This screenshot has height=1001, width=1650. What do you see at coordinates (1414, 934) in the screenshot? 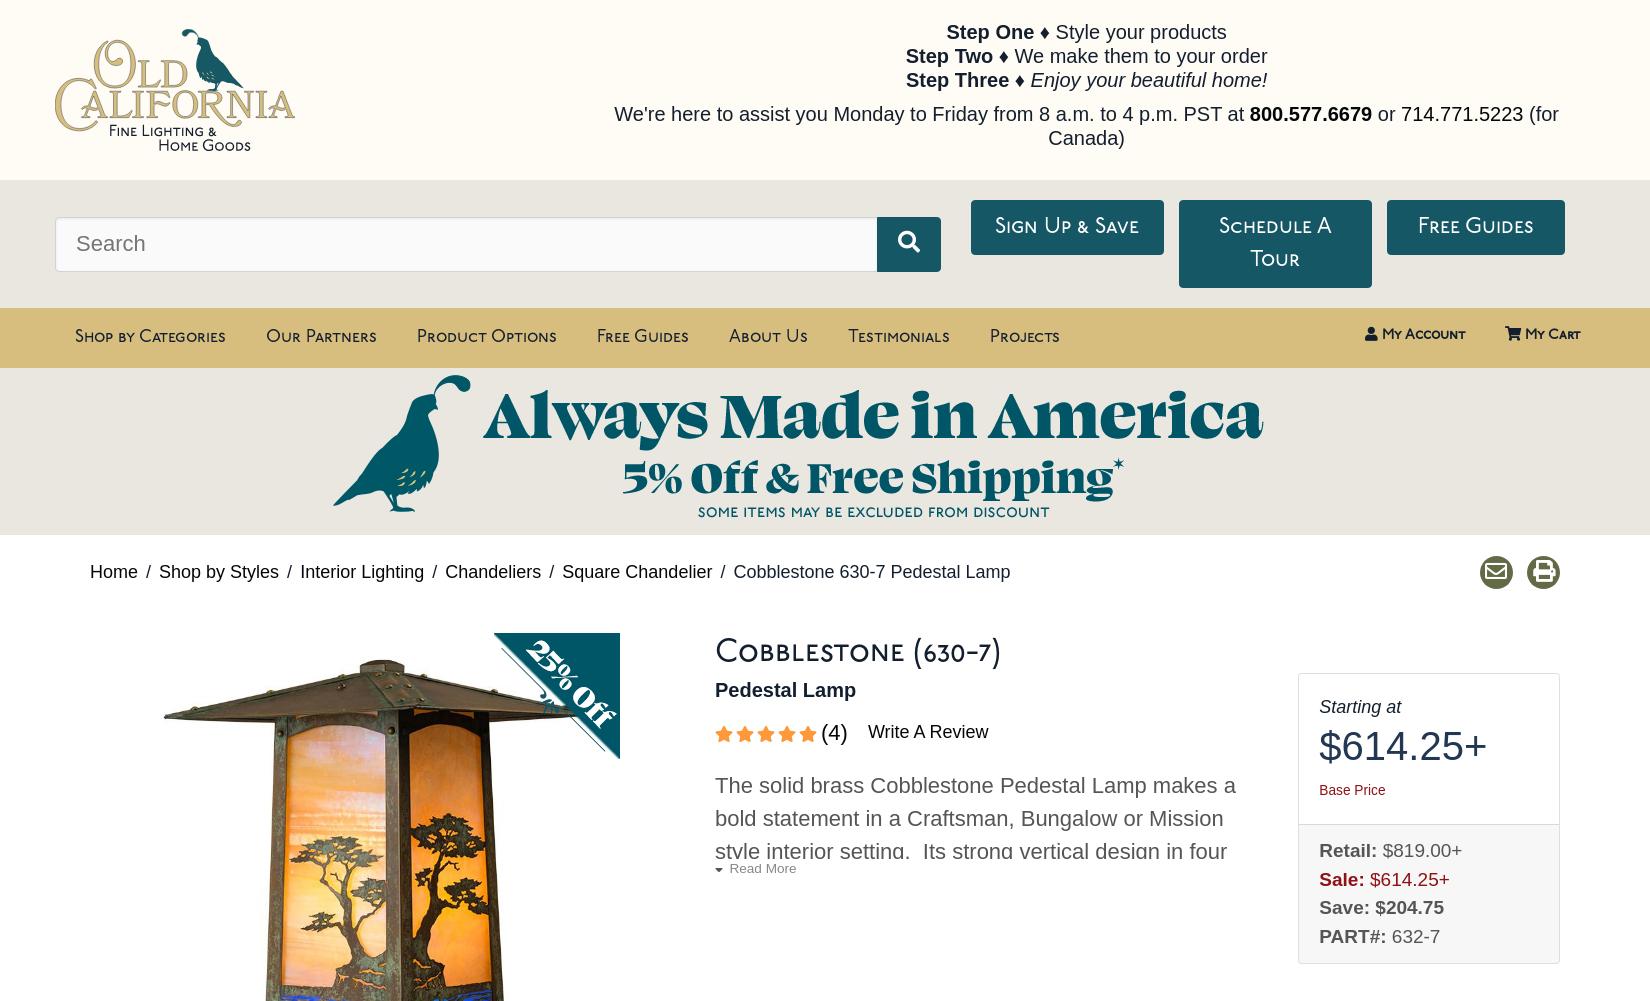
I see `'632-7'` at bounding box center [1414, 934].